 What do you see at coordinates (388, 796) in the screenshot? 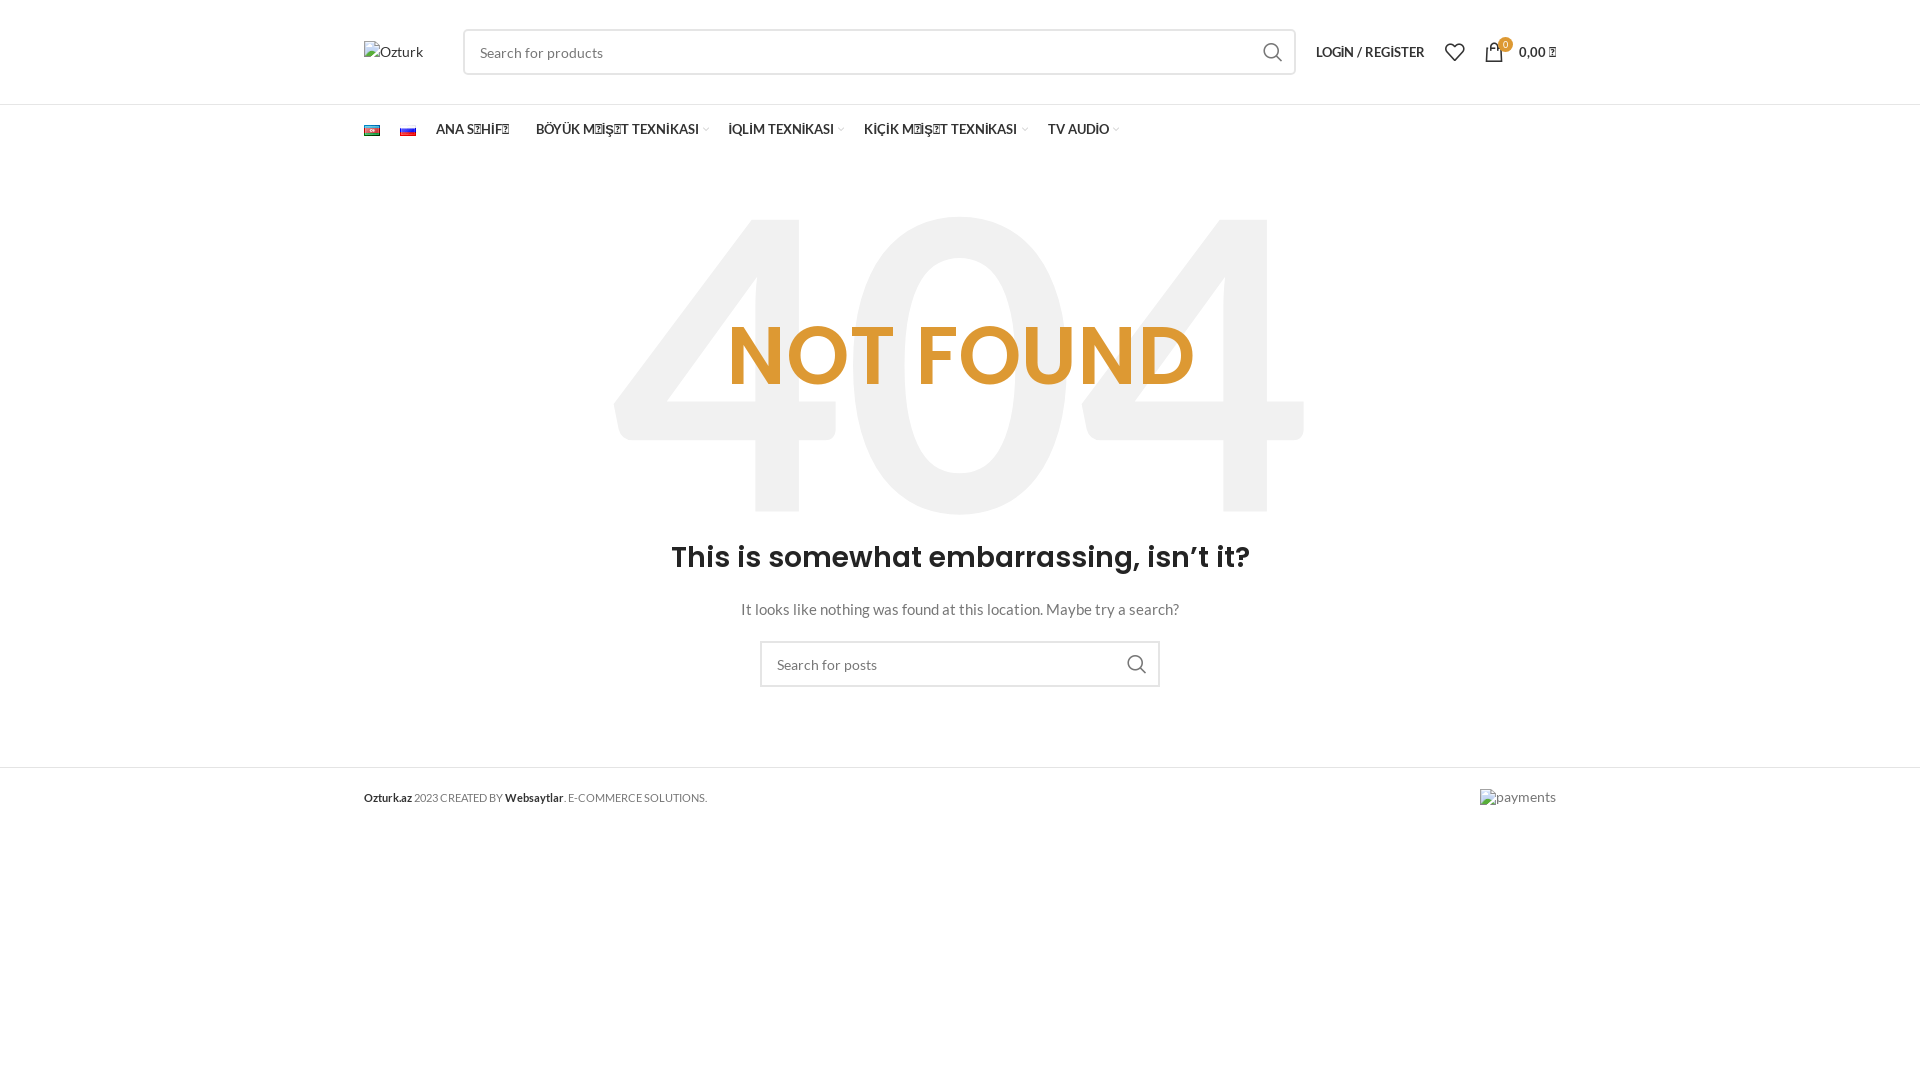
I see `'Ozturk.az'` at bounding box center [388, 796].